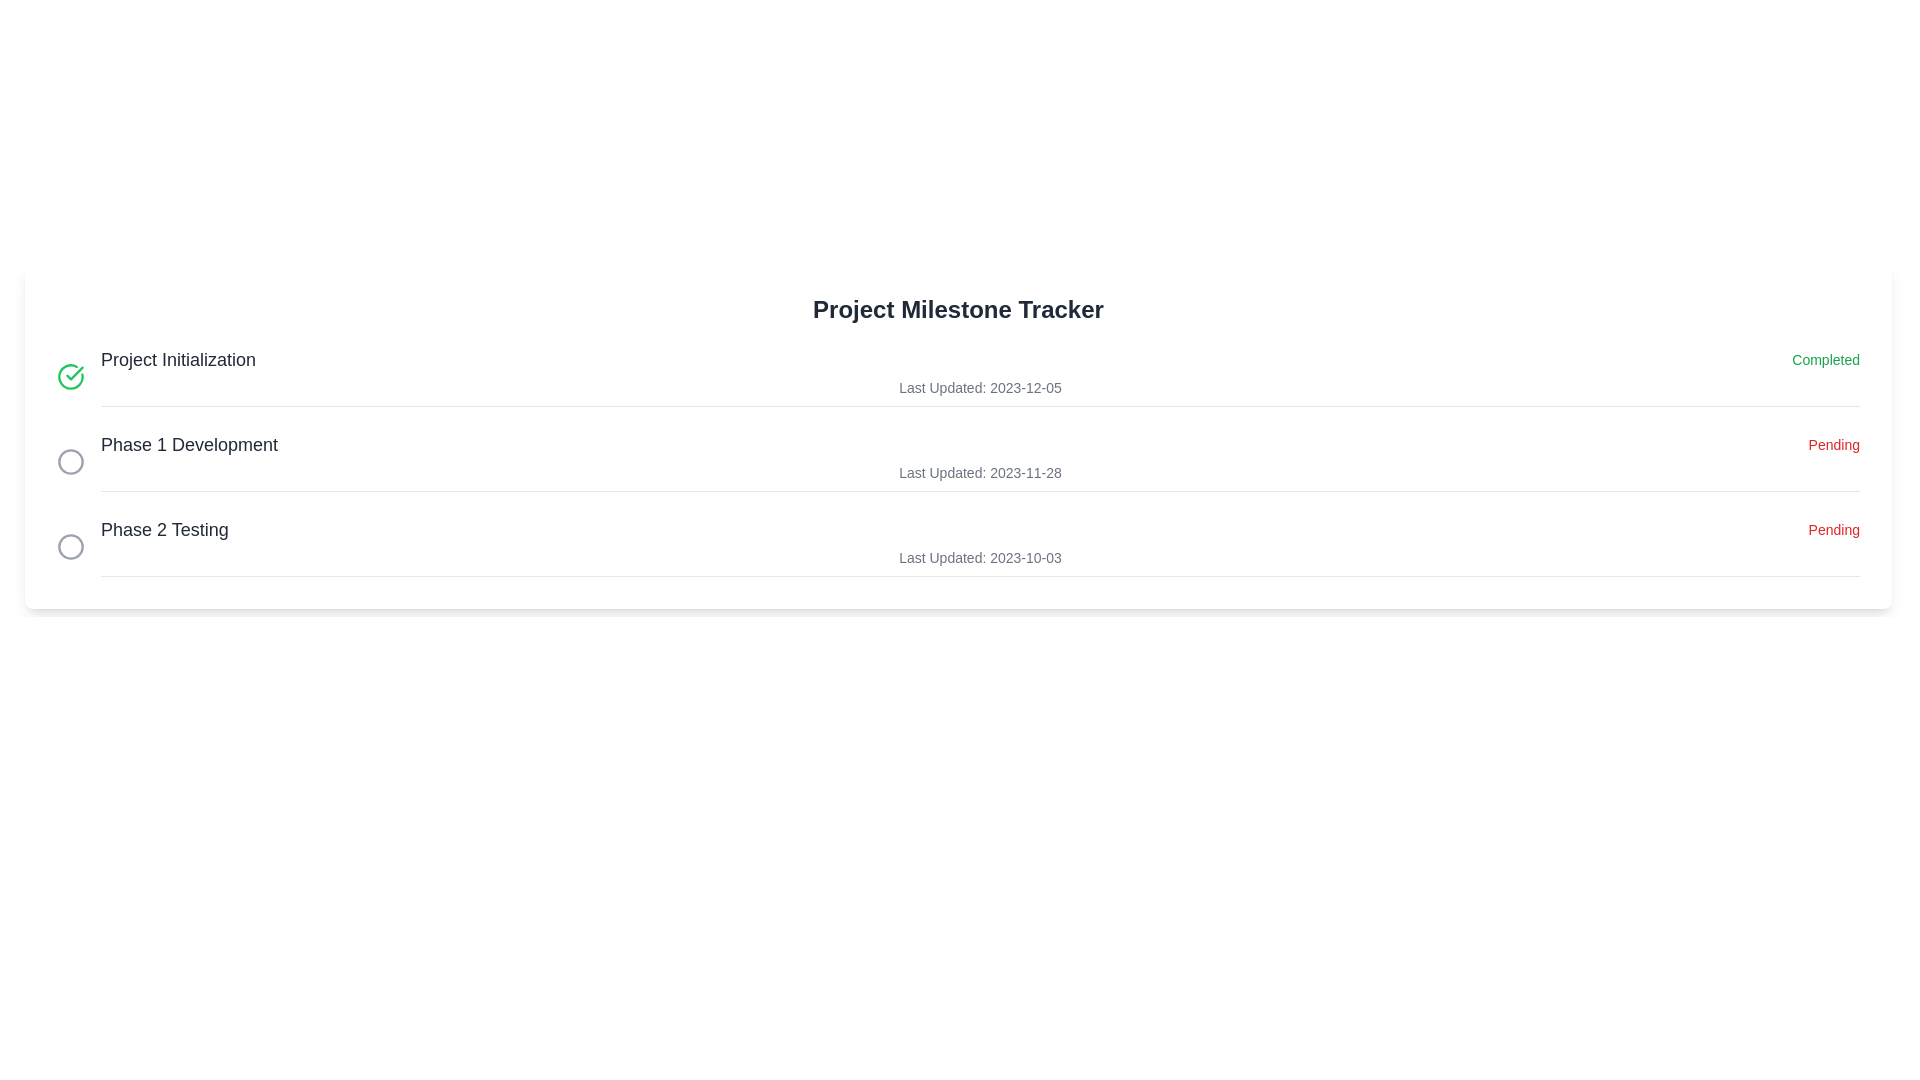 This screenshot has height=1080, width=1920. What do you see at coordinates (980, 473) in the screenshot?
I see `the Text label indicating the last update timestamp under the 'Phase 1 Development' heading` at bounding box center [980, 473].